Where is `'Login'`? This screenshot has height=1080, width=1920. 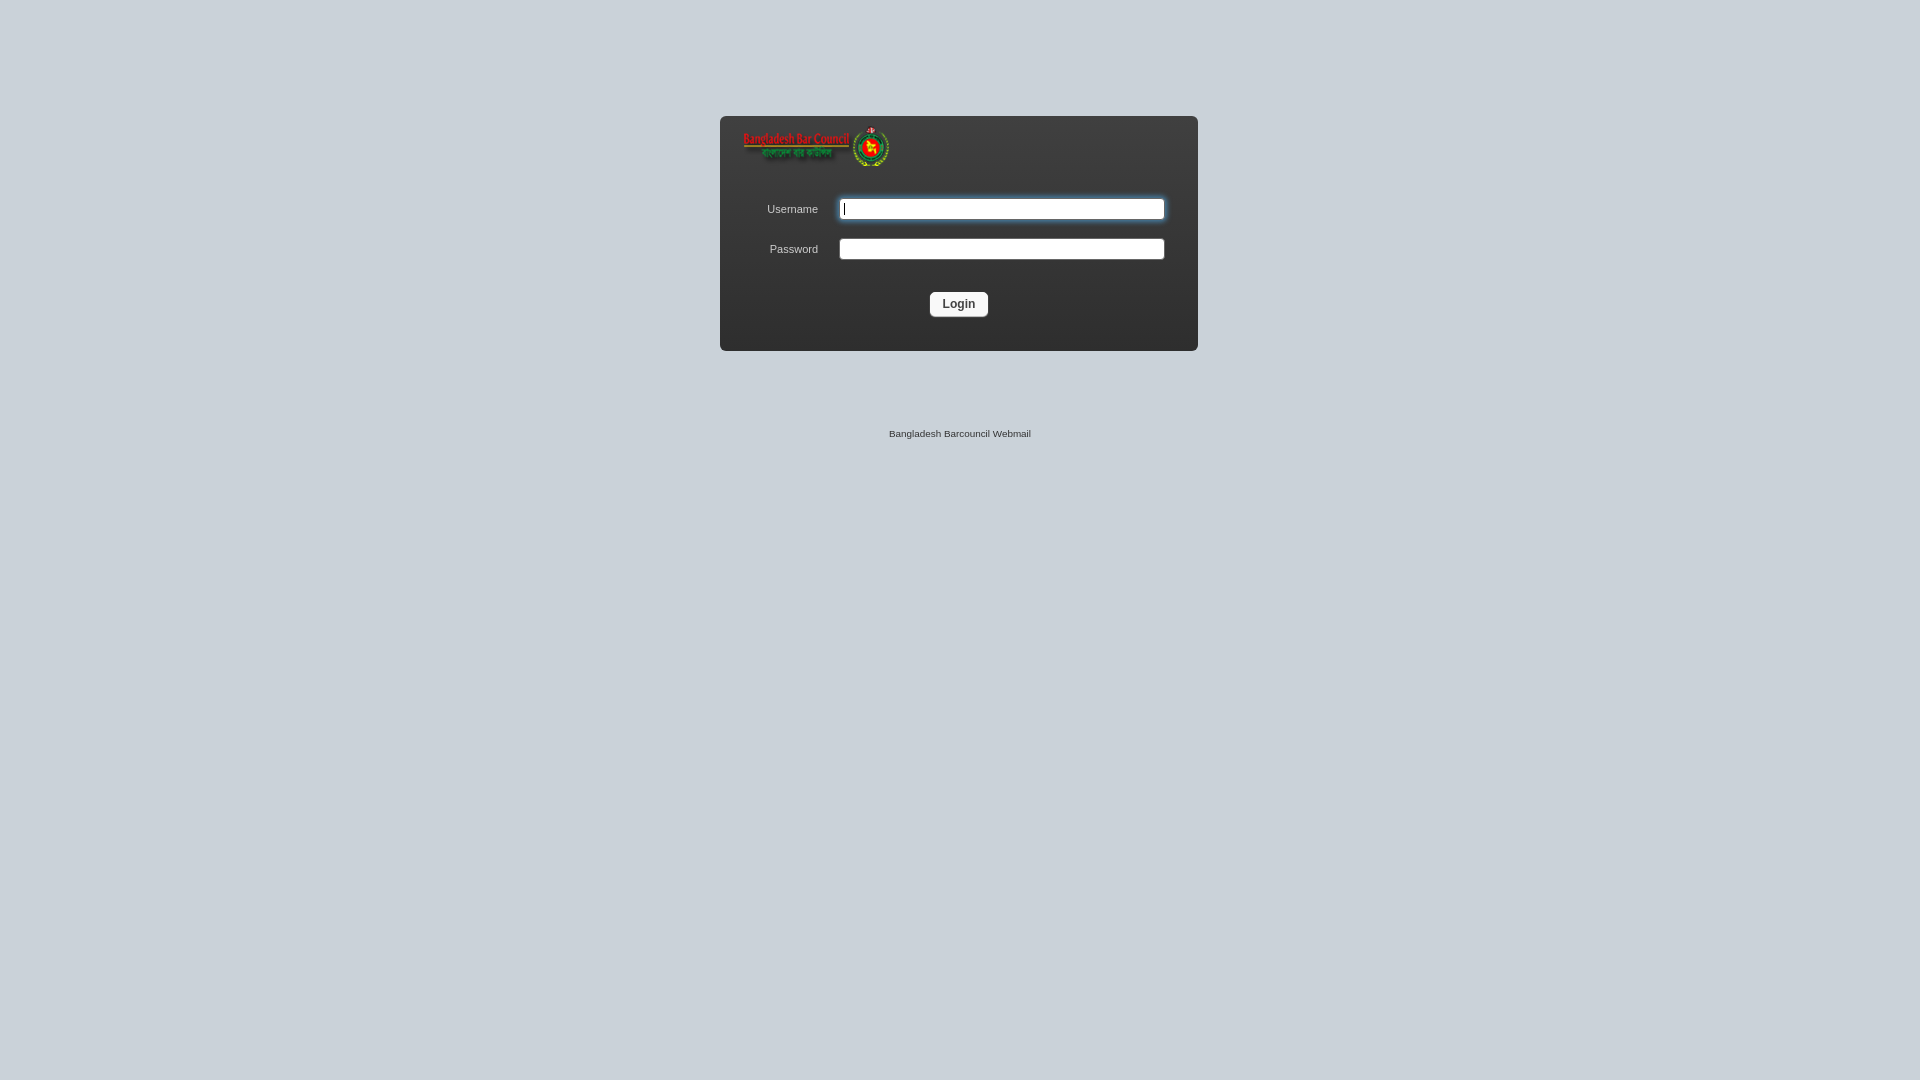
'Login' is located at coordinates (958, 304).